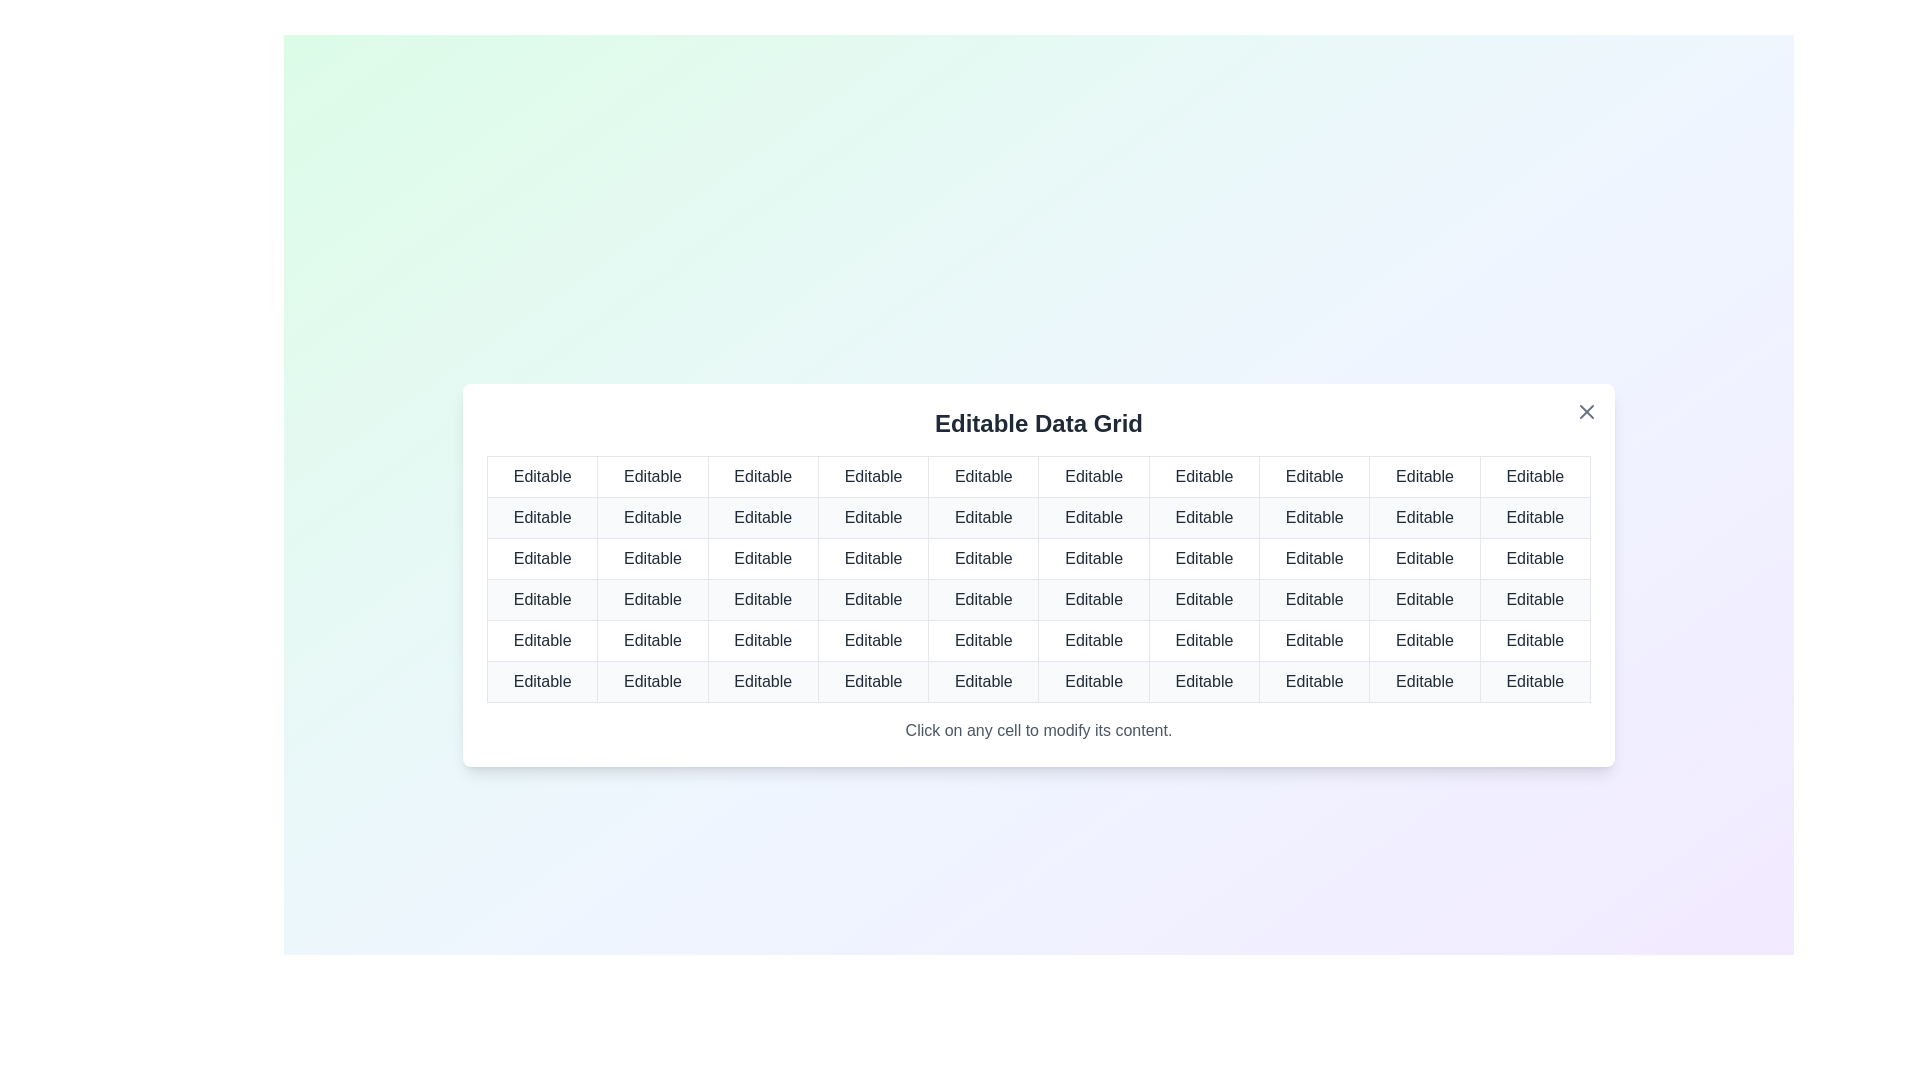  What do you see at coordinates (1586, 410) in the screenshot?
I see `the close button to close the dialog` at bounding box center [1586, 410].